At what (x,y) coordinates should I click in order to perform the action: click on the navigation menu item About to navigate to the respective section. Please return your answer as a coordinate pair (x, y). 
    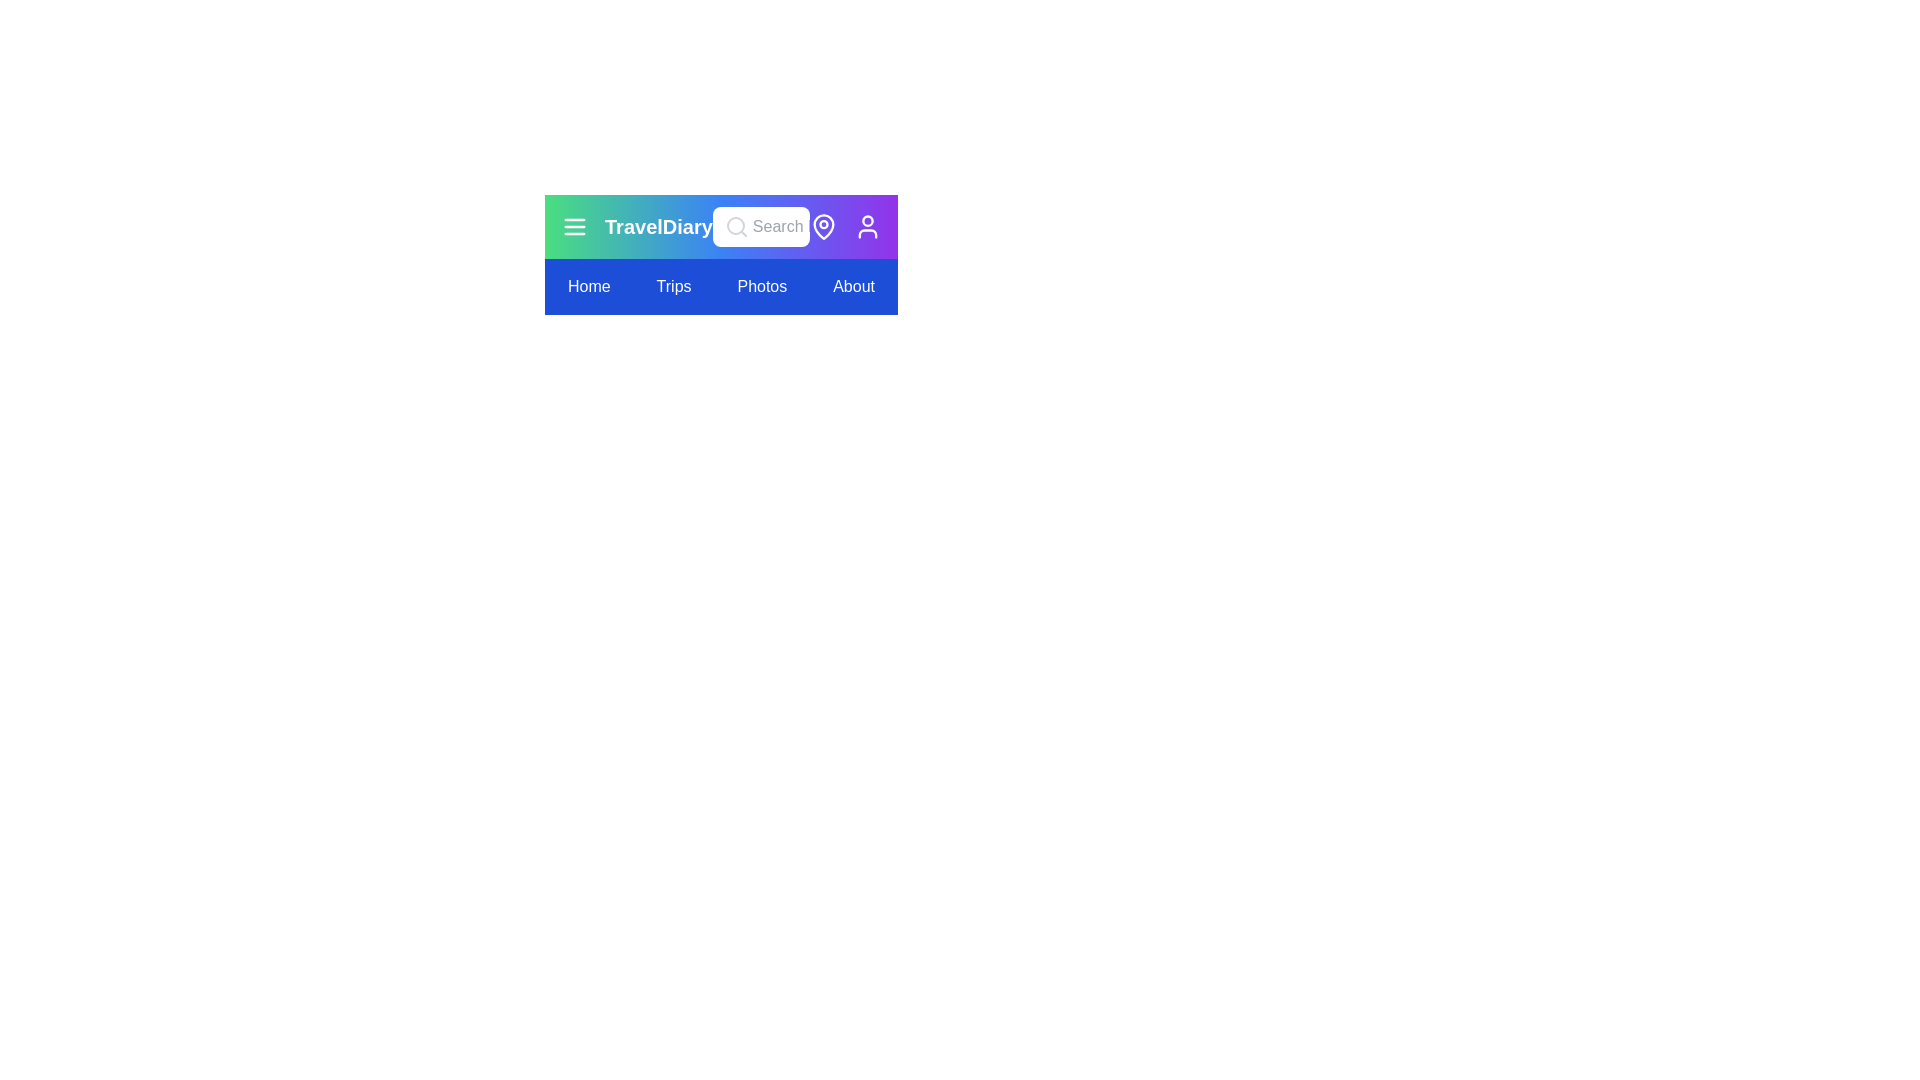
    Looking at the image, I should click on (854, 286).